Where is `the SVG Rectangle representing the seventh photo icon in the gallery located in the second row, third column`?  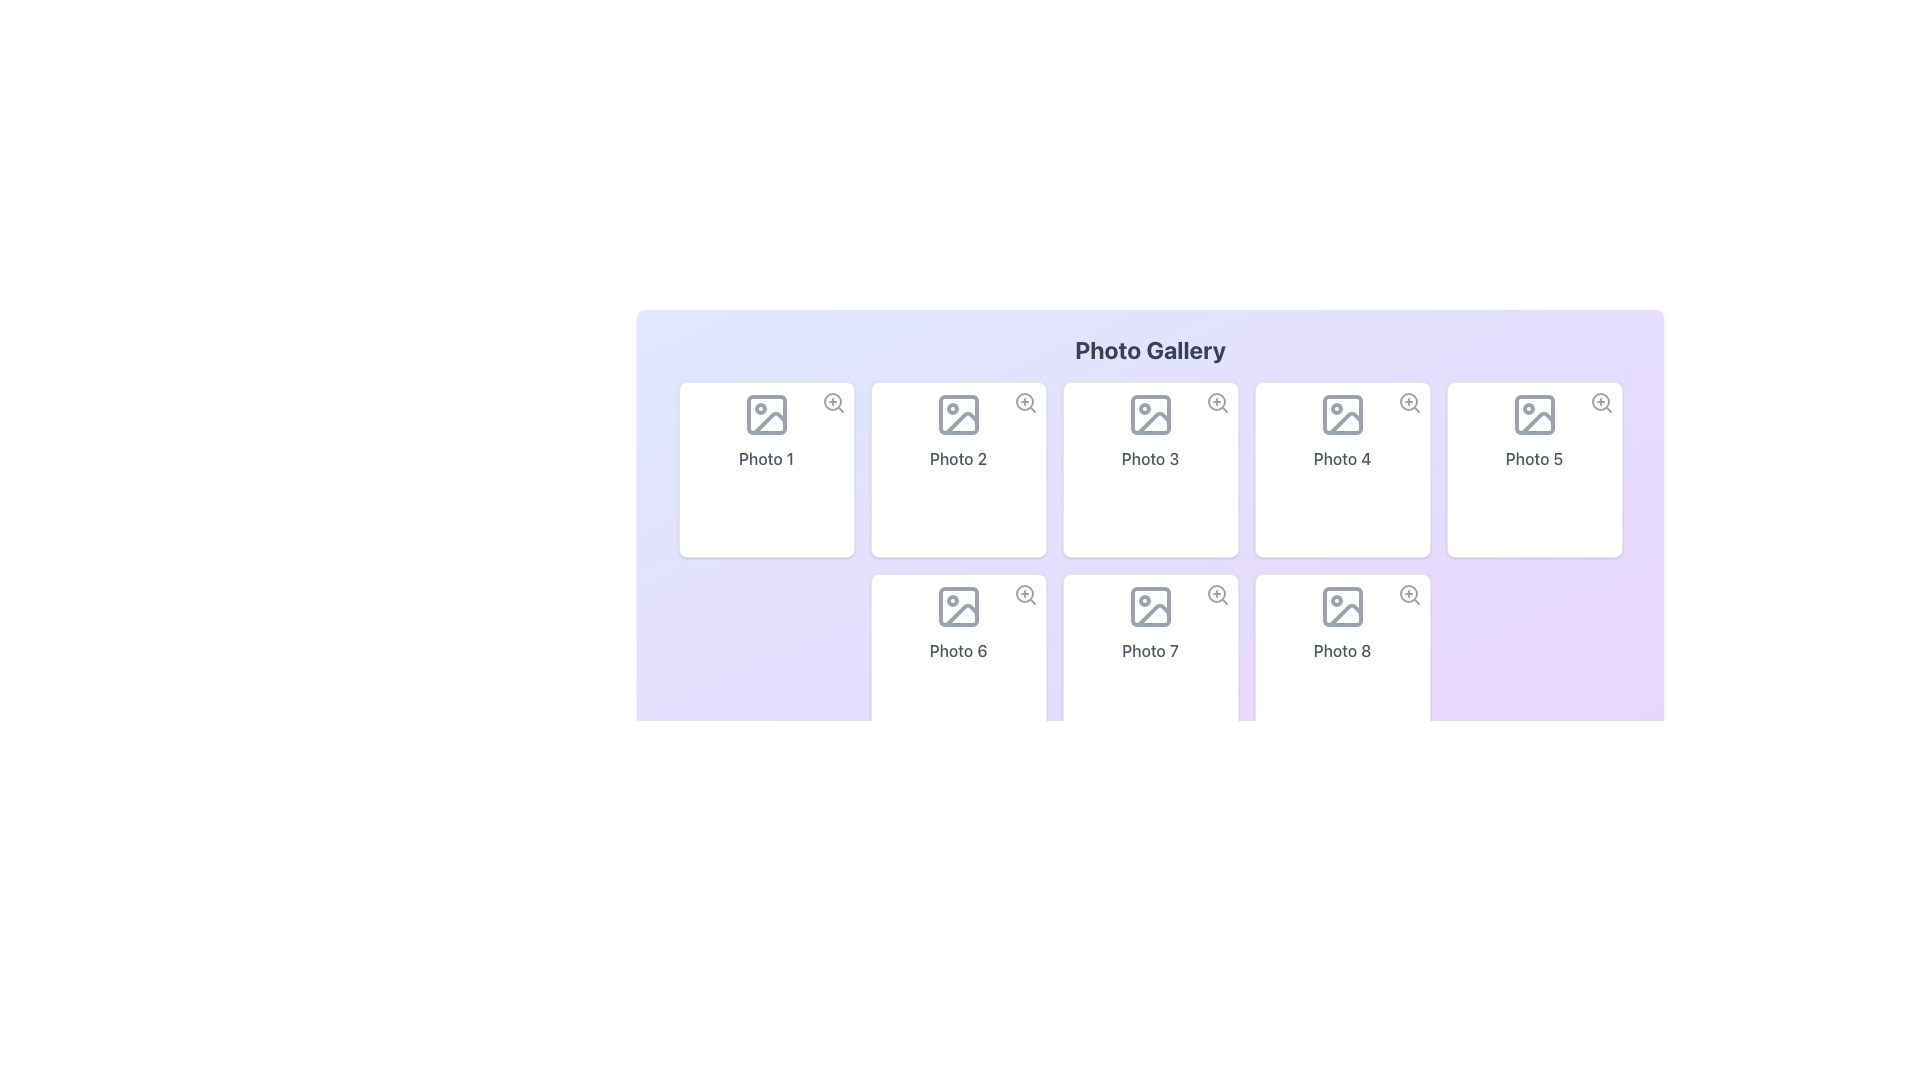
the SVG Rectangle representing the seventh photo icon in the gallery located in the second row, third column is located at coordinates (1150, 605).